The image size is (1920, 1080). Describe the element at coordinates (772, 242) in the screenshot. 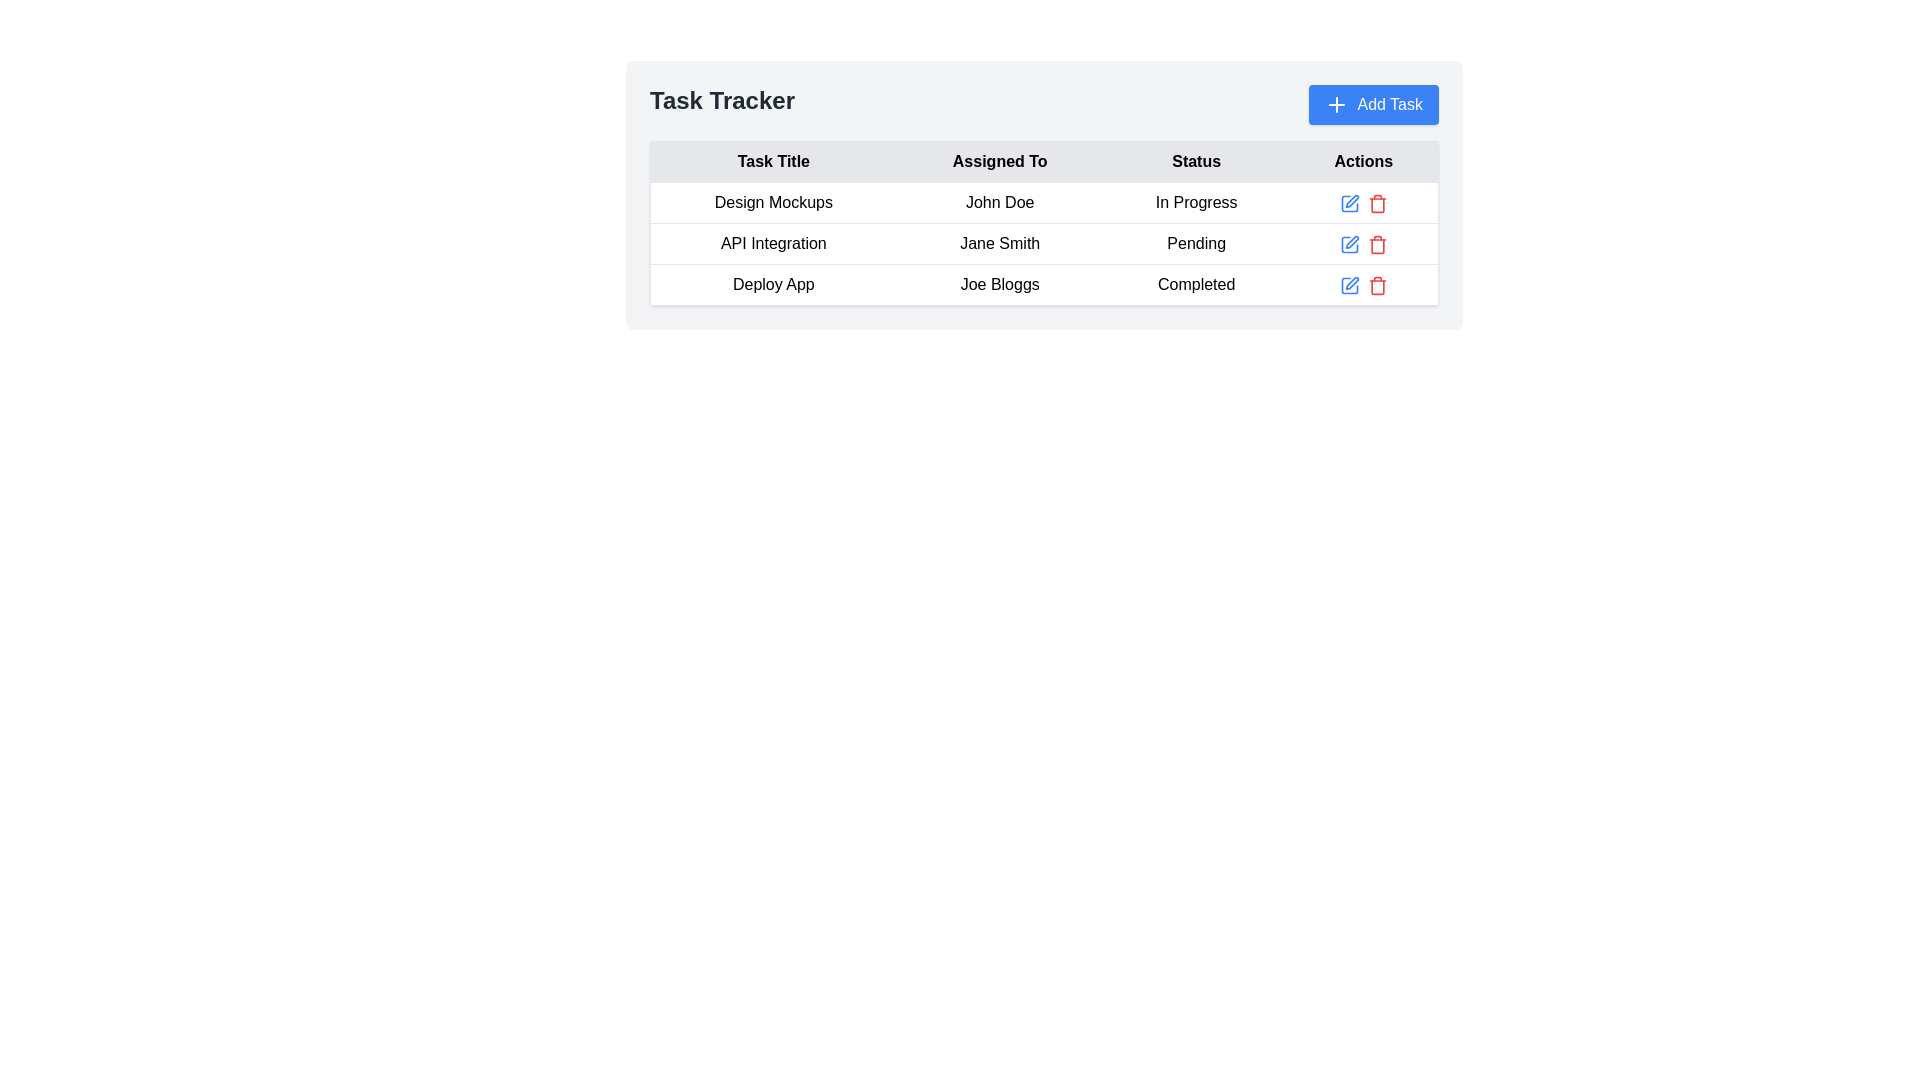

I see `the Text Label indicating the task name 'API Integration', which is located in the first column of the row under 'Design Mockups'` at that location.